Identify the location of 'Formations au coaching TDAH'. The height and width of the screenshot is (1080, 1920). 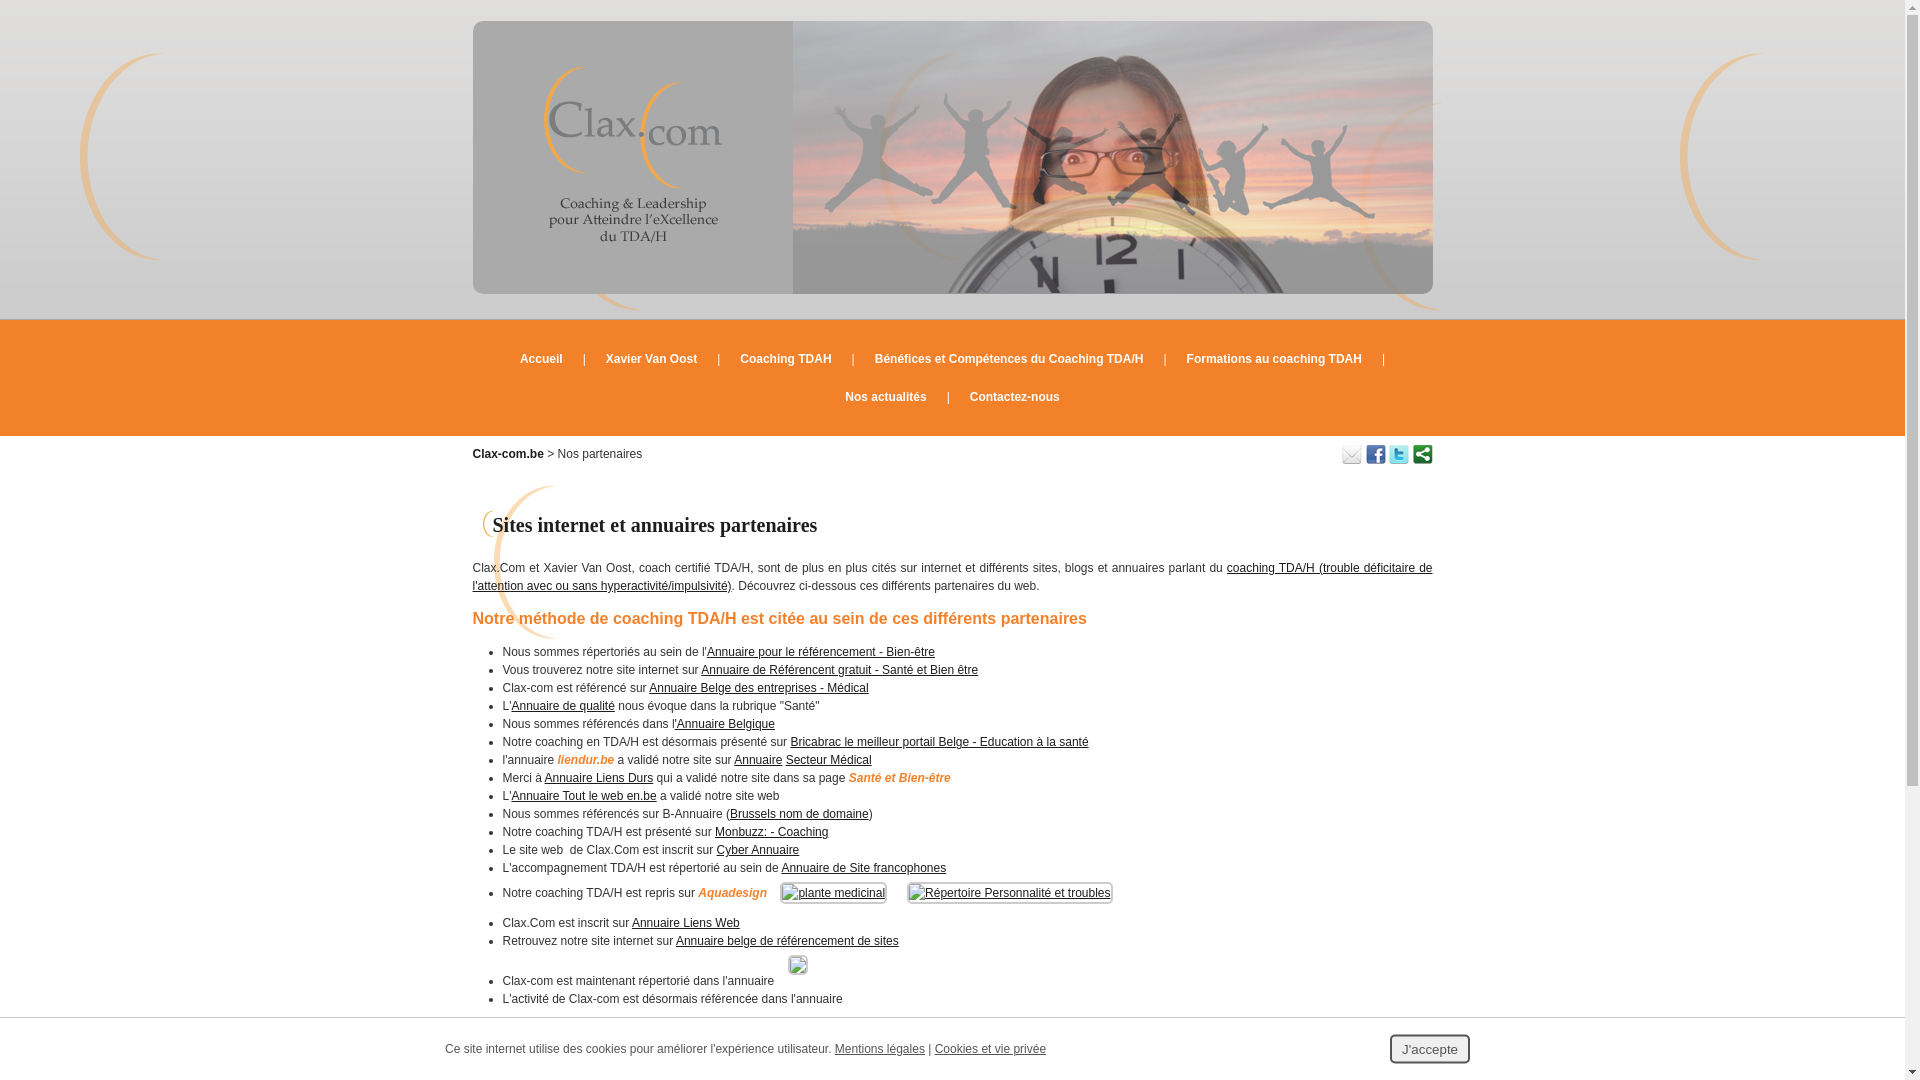
(1273, 357).